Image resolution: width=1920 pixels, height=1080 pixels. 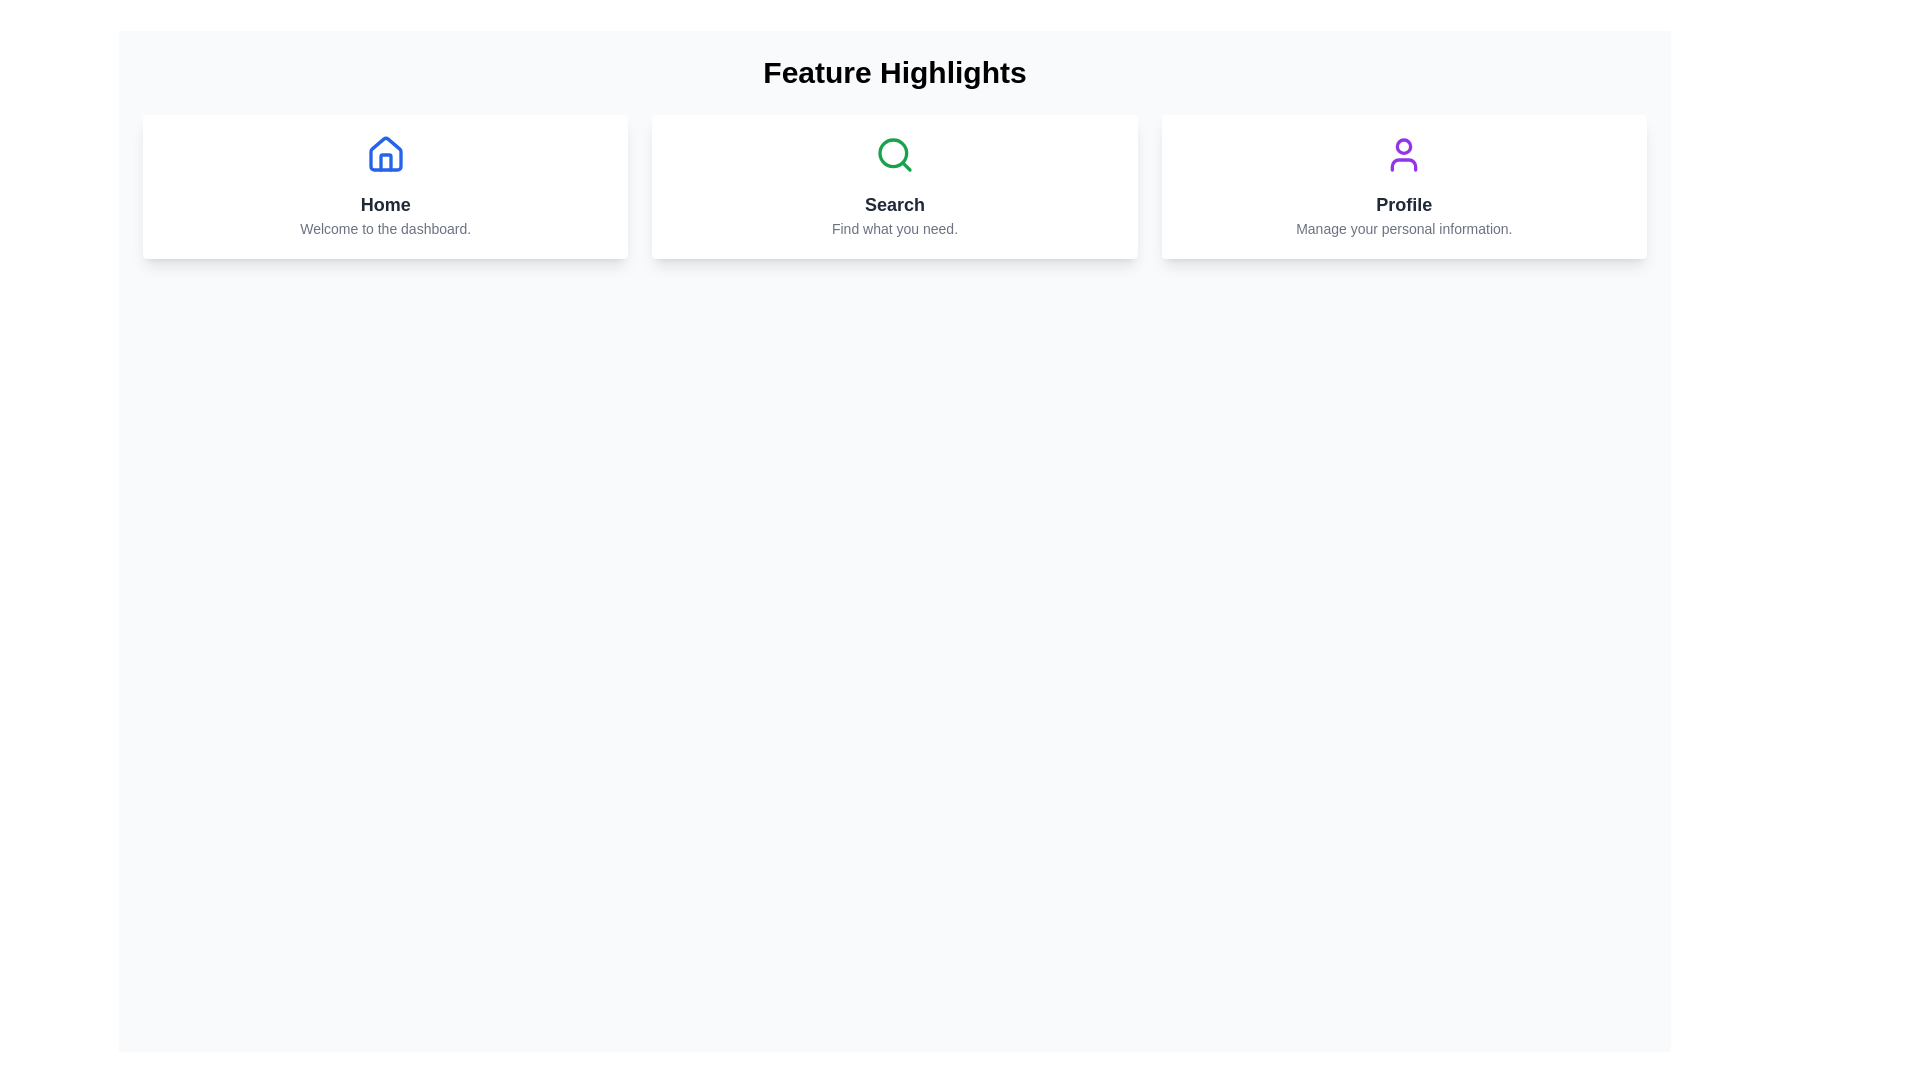 What do you see at coordinates (385, 204) in the screenshot?
I see `the 'Home' text label, which serves as a heading for its section, positioned between a house icon and a smaller text reading 'Welcome to the dashboard.'` at bounding box center [385, 204].